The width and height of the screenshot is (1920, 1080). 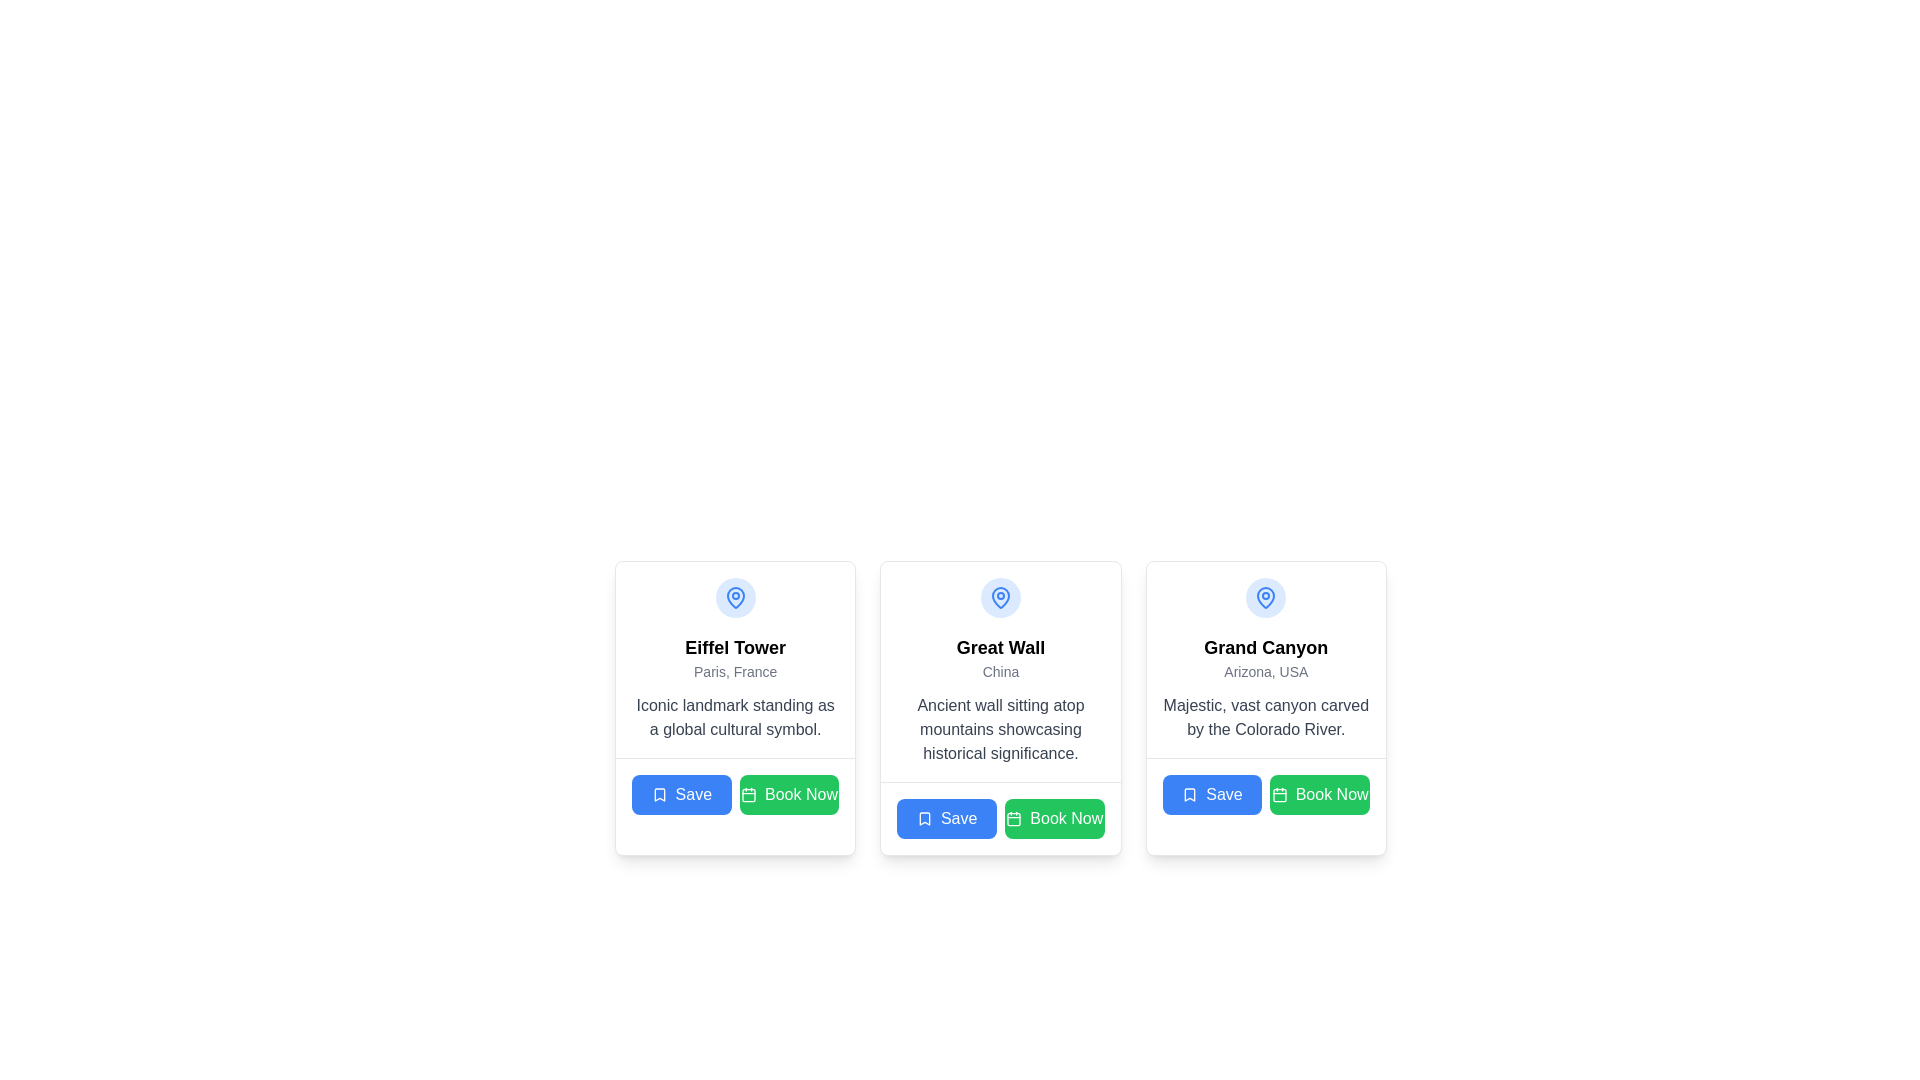 What do you see at coordinates (1000, 729) in the screenshot?
I see `the textual description in the central card that reads 'Ancient wall sitting atop mountains showcasing historical significance.'` at bounding box center [1000, 729].